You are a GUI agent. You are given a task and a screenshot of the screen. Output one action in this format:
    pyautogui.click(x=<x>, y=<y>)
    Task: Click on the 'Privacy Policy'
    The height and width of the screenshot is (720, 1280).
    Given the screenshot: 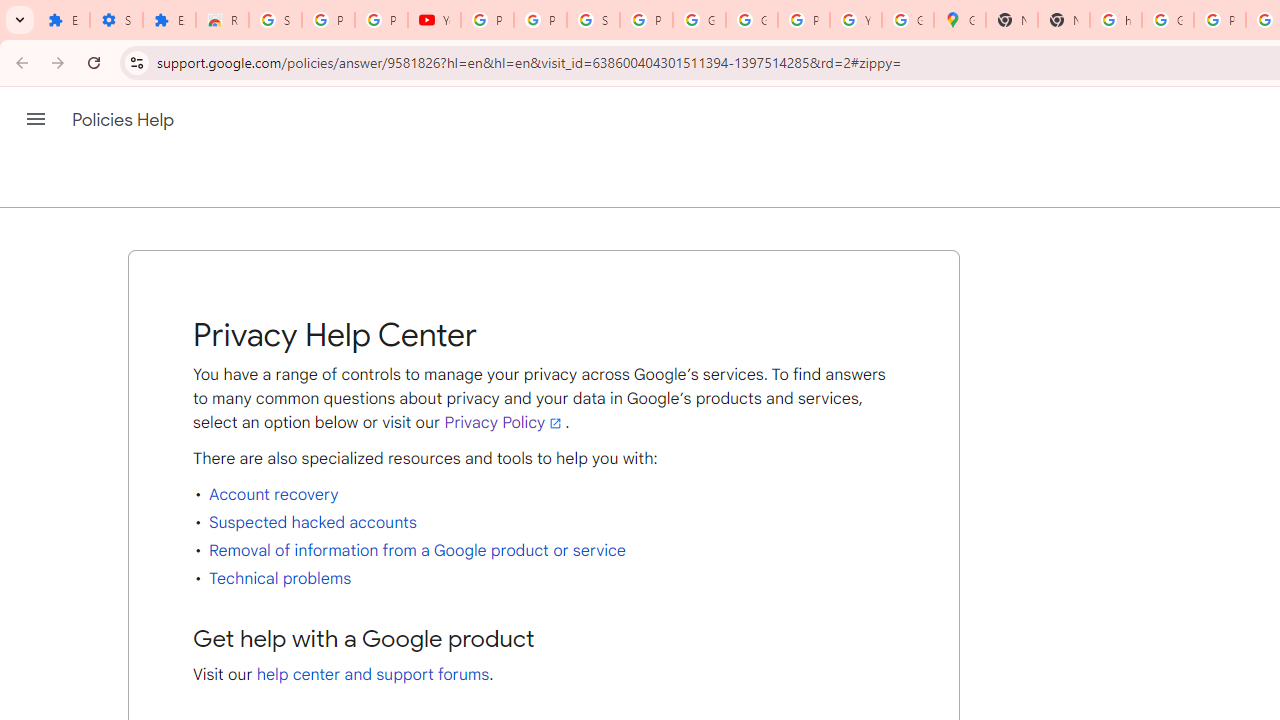 What is the action you would take?
    pyautogui.click(x=504, y=422)
    